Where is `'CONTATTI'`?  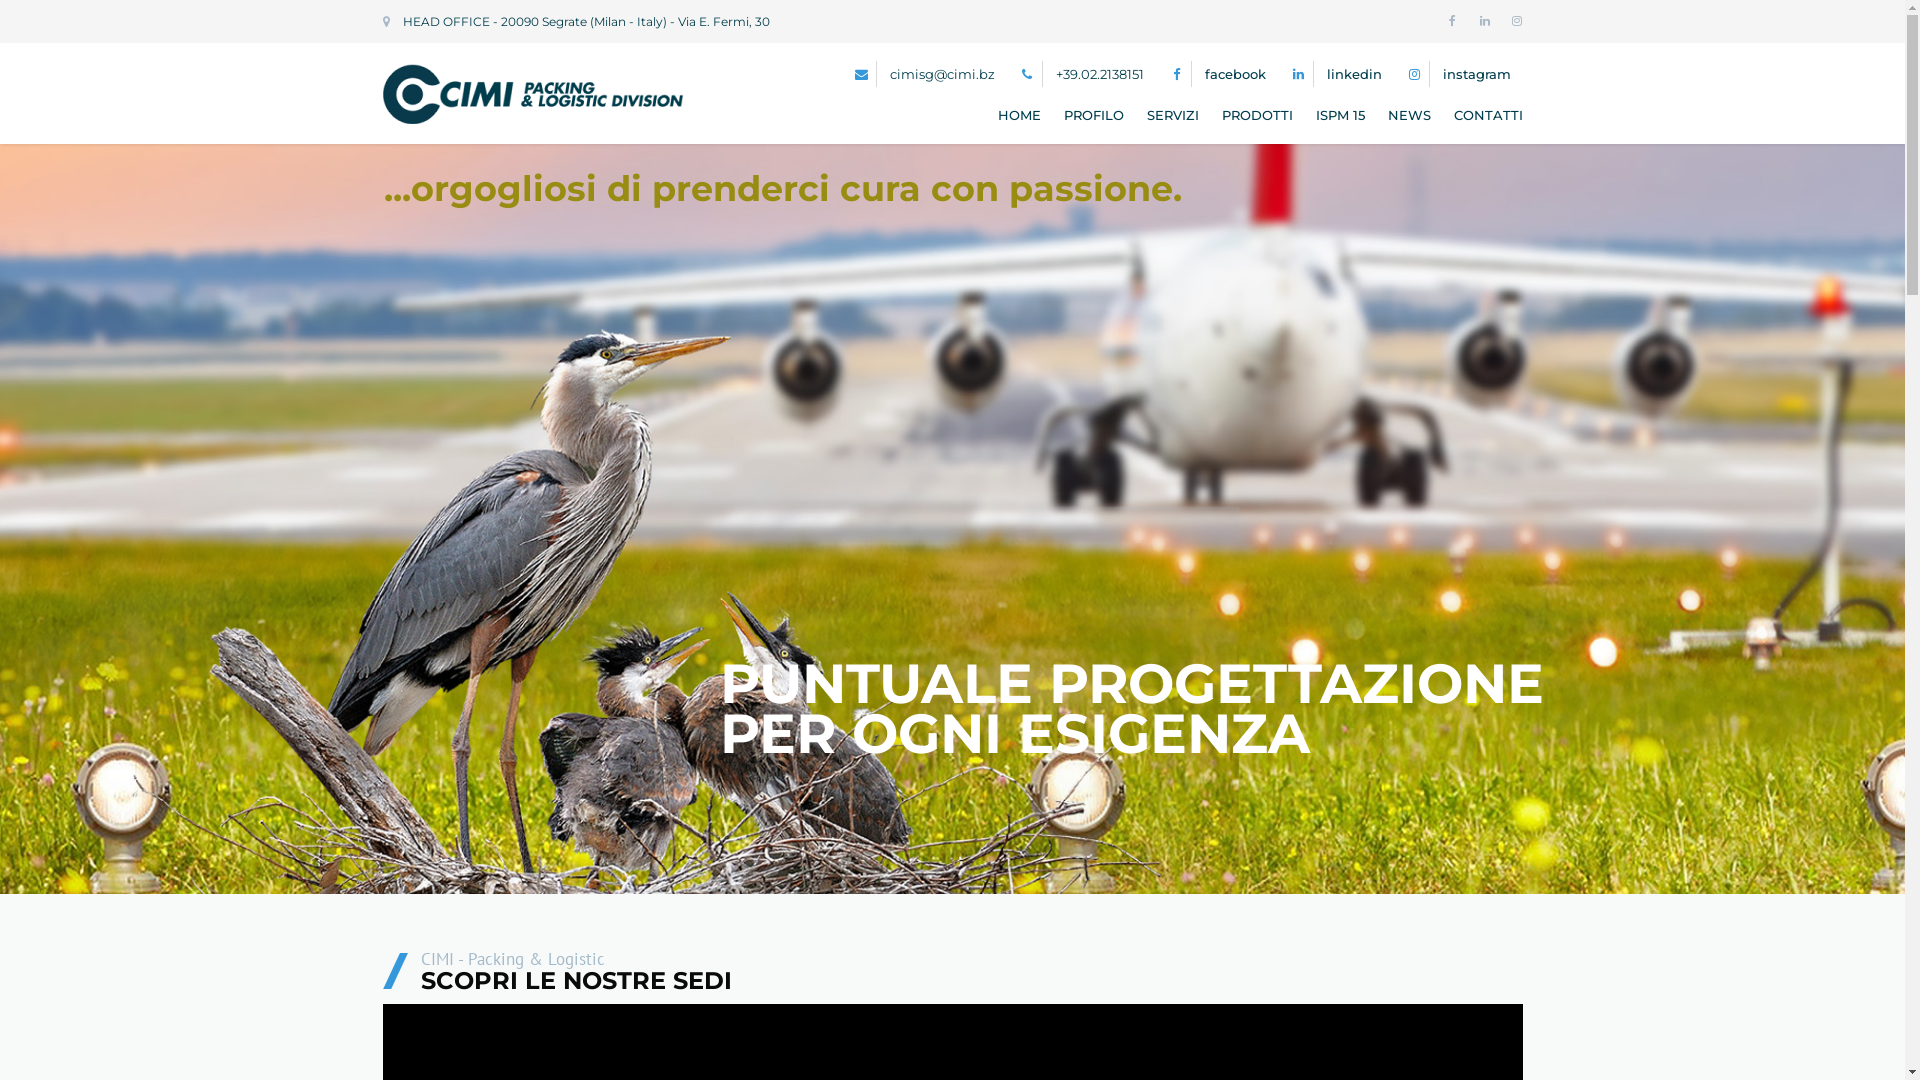 'CONTATTI' is located at coordinates (1483, 115).